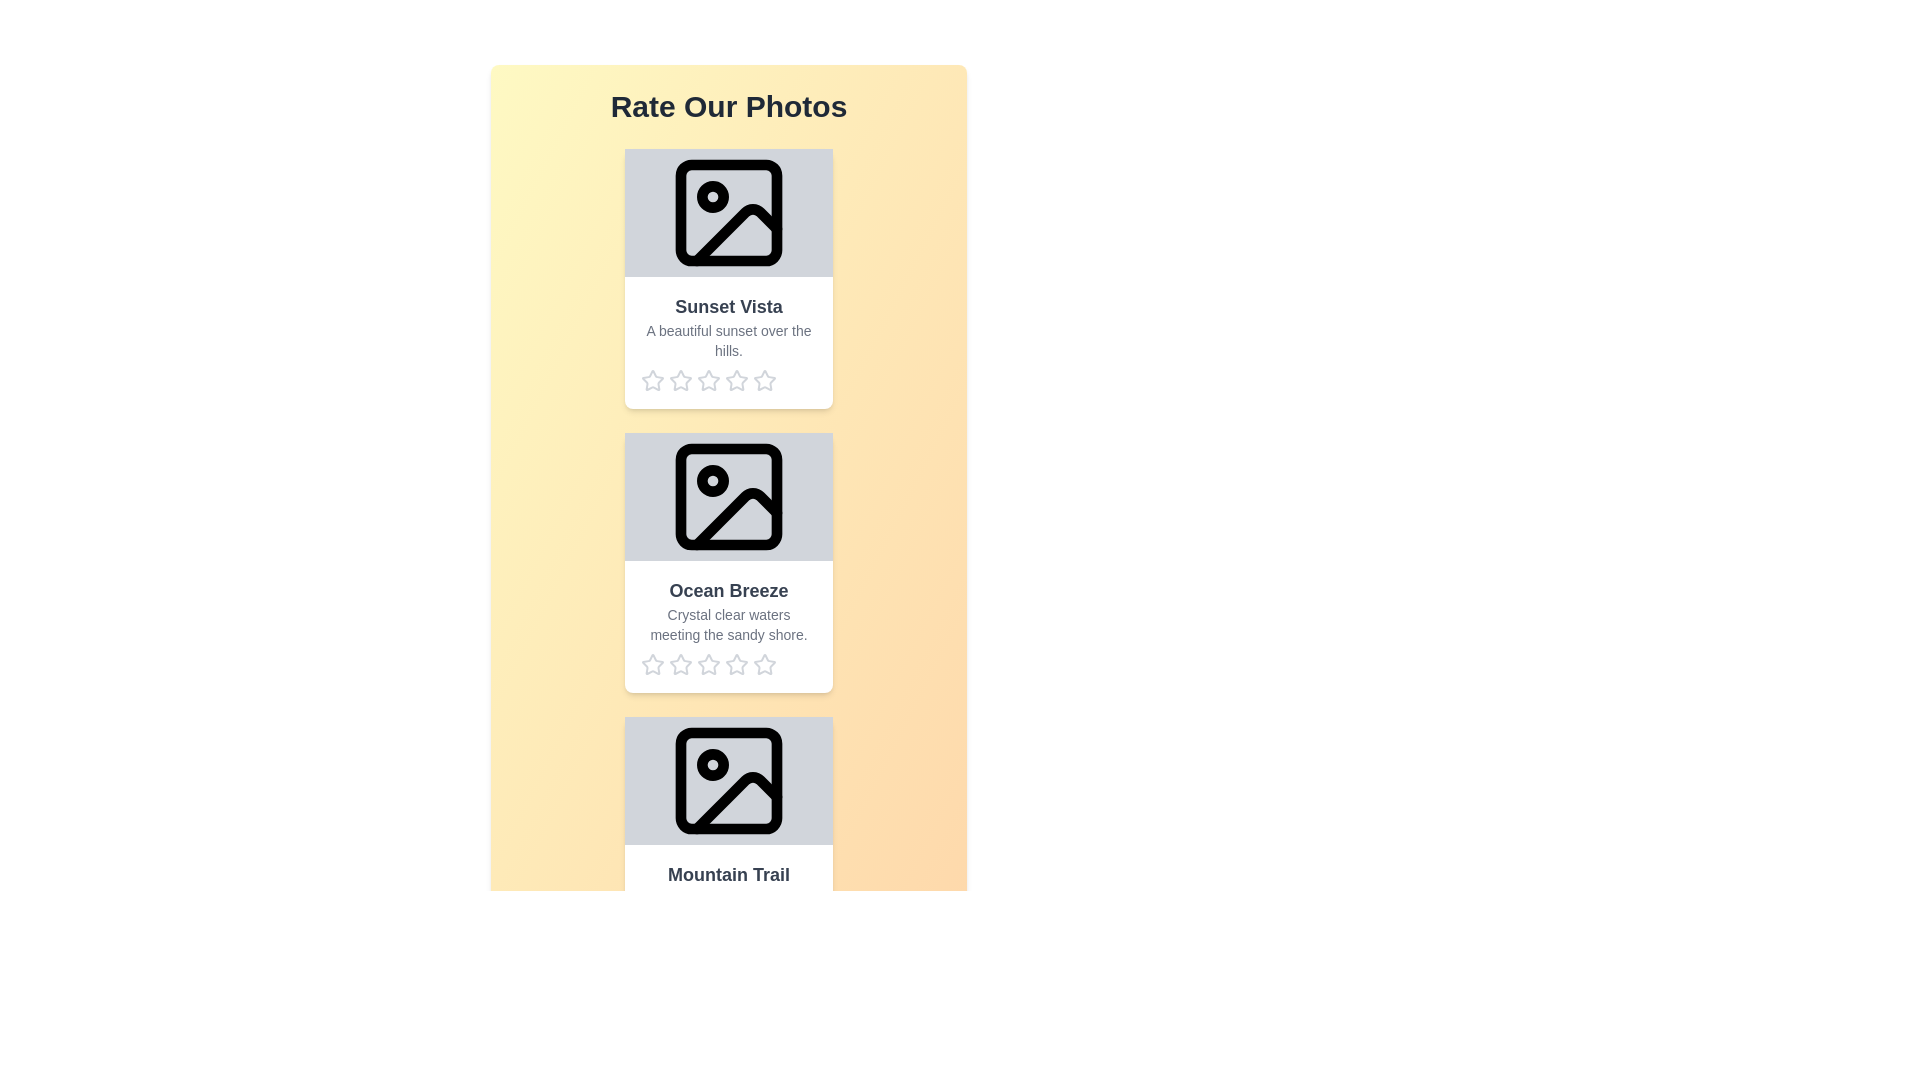 The image size is (1920, 1080). Describe the element at coordinates (728, 847) in the screenshot. I see `the photo titled Mountain Trail to view its name and description` at that location.